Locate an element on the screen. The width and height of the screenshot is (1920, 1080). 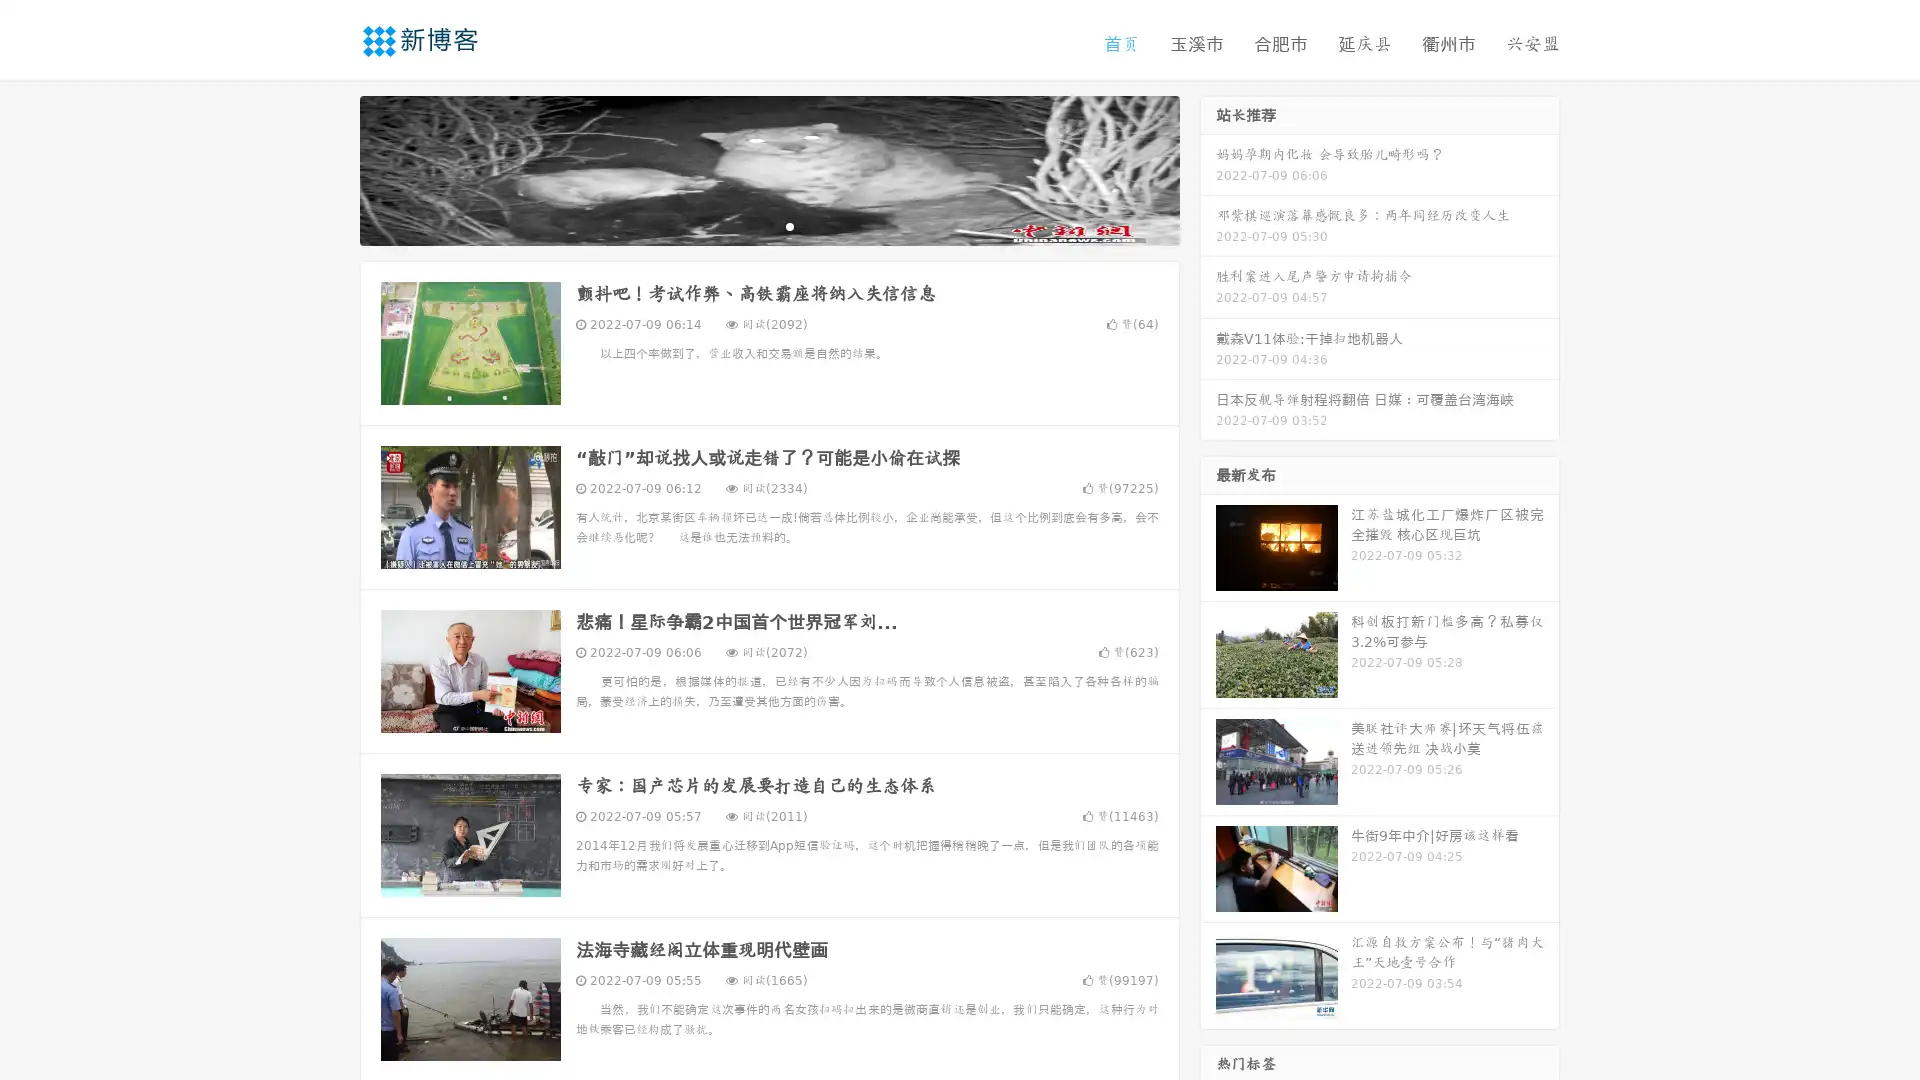
Next slide is located at coordinates (1208, 168).